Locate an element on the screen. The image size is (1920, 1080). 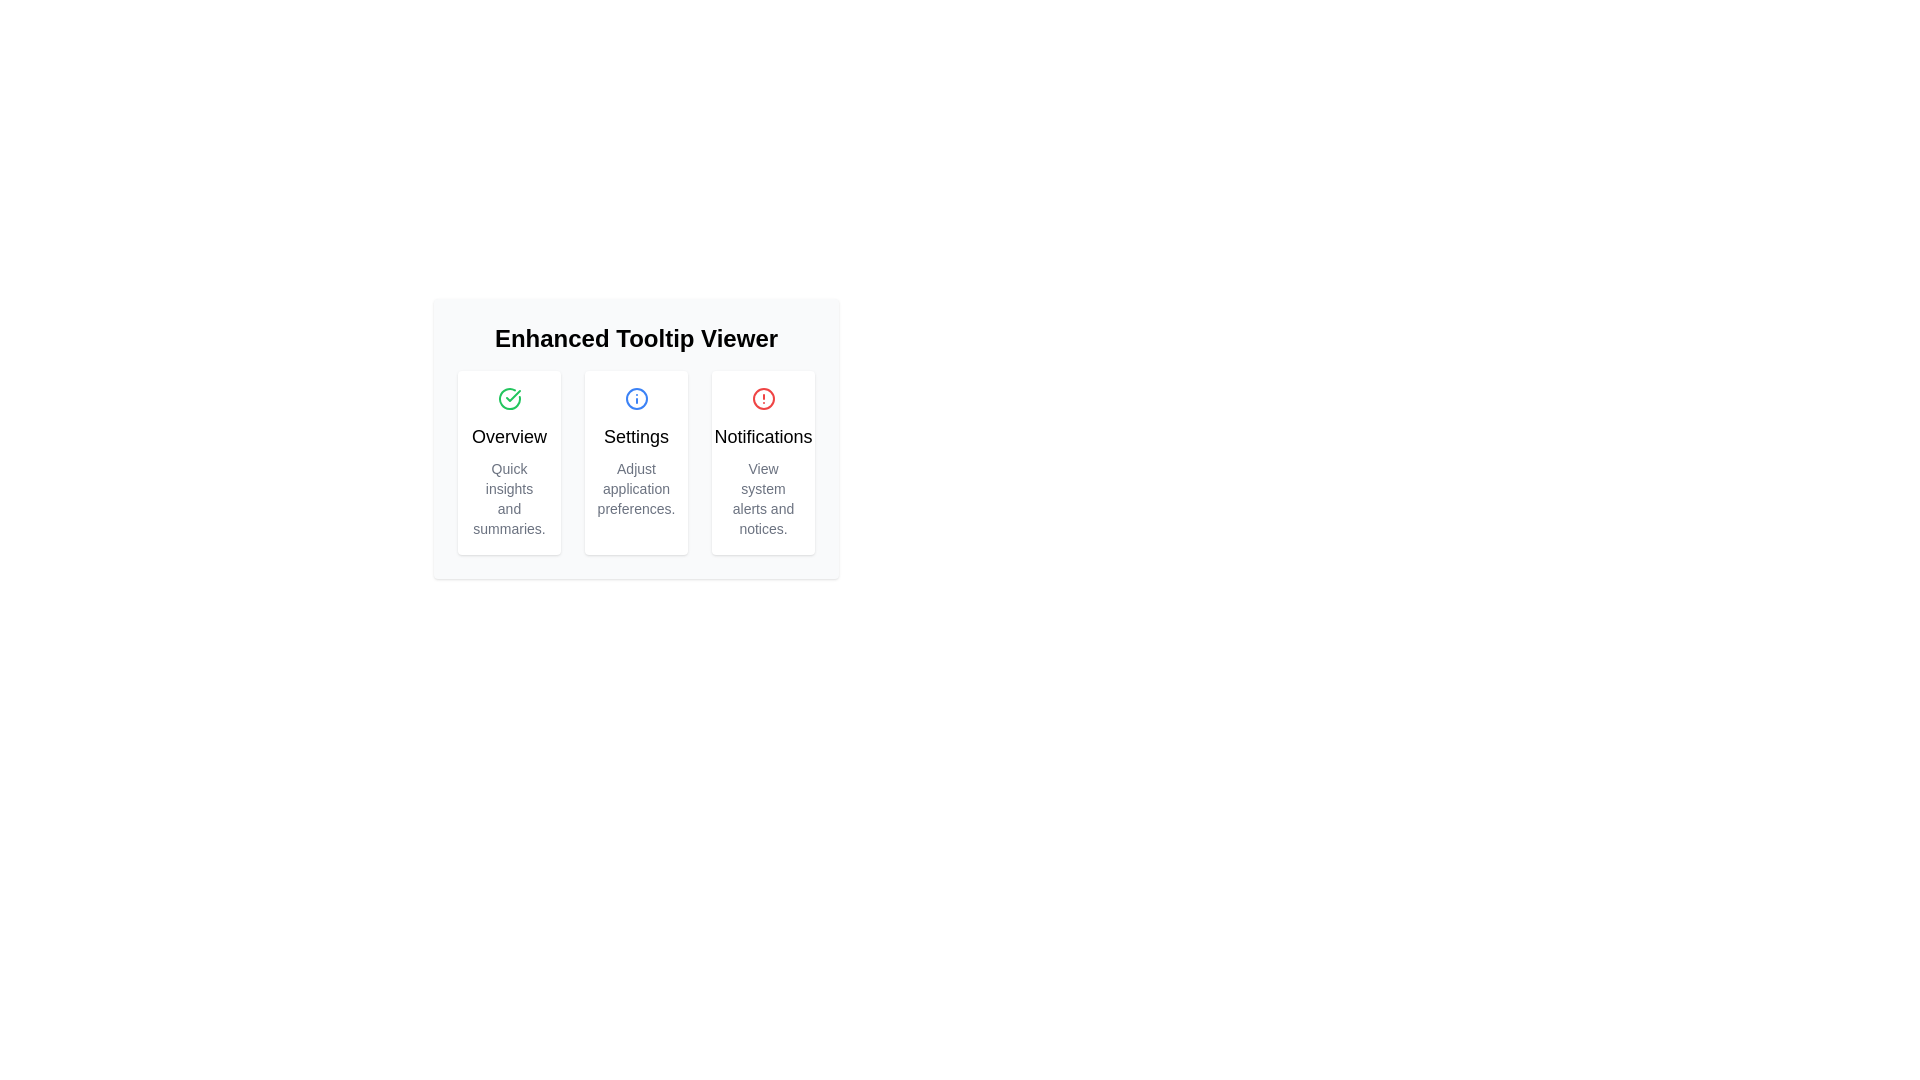
content displayed in the information panel that contains quick access options for Overview, Settings, and Notifications, located centrally within the interface is located at coordinates (635, 440).